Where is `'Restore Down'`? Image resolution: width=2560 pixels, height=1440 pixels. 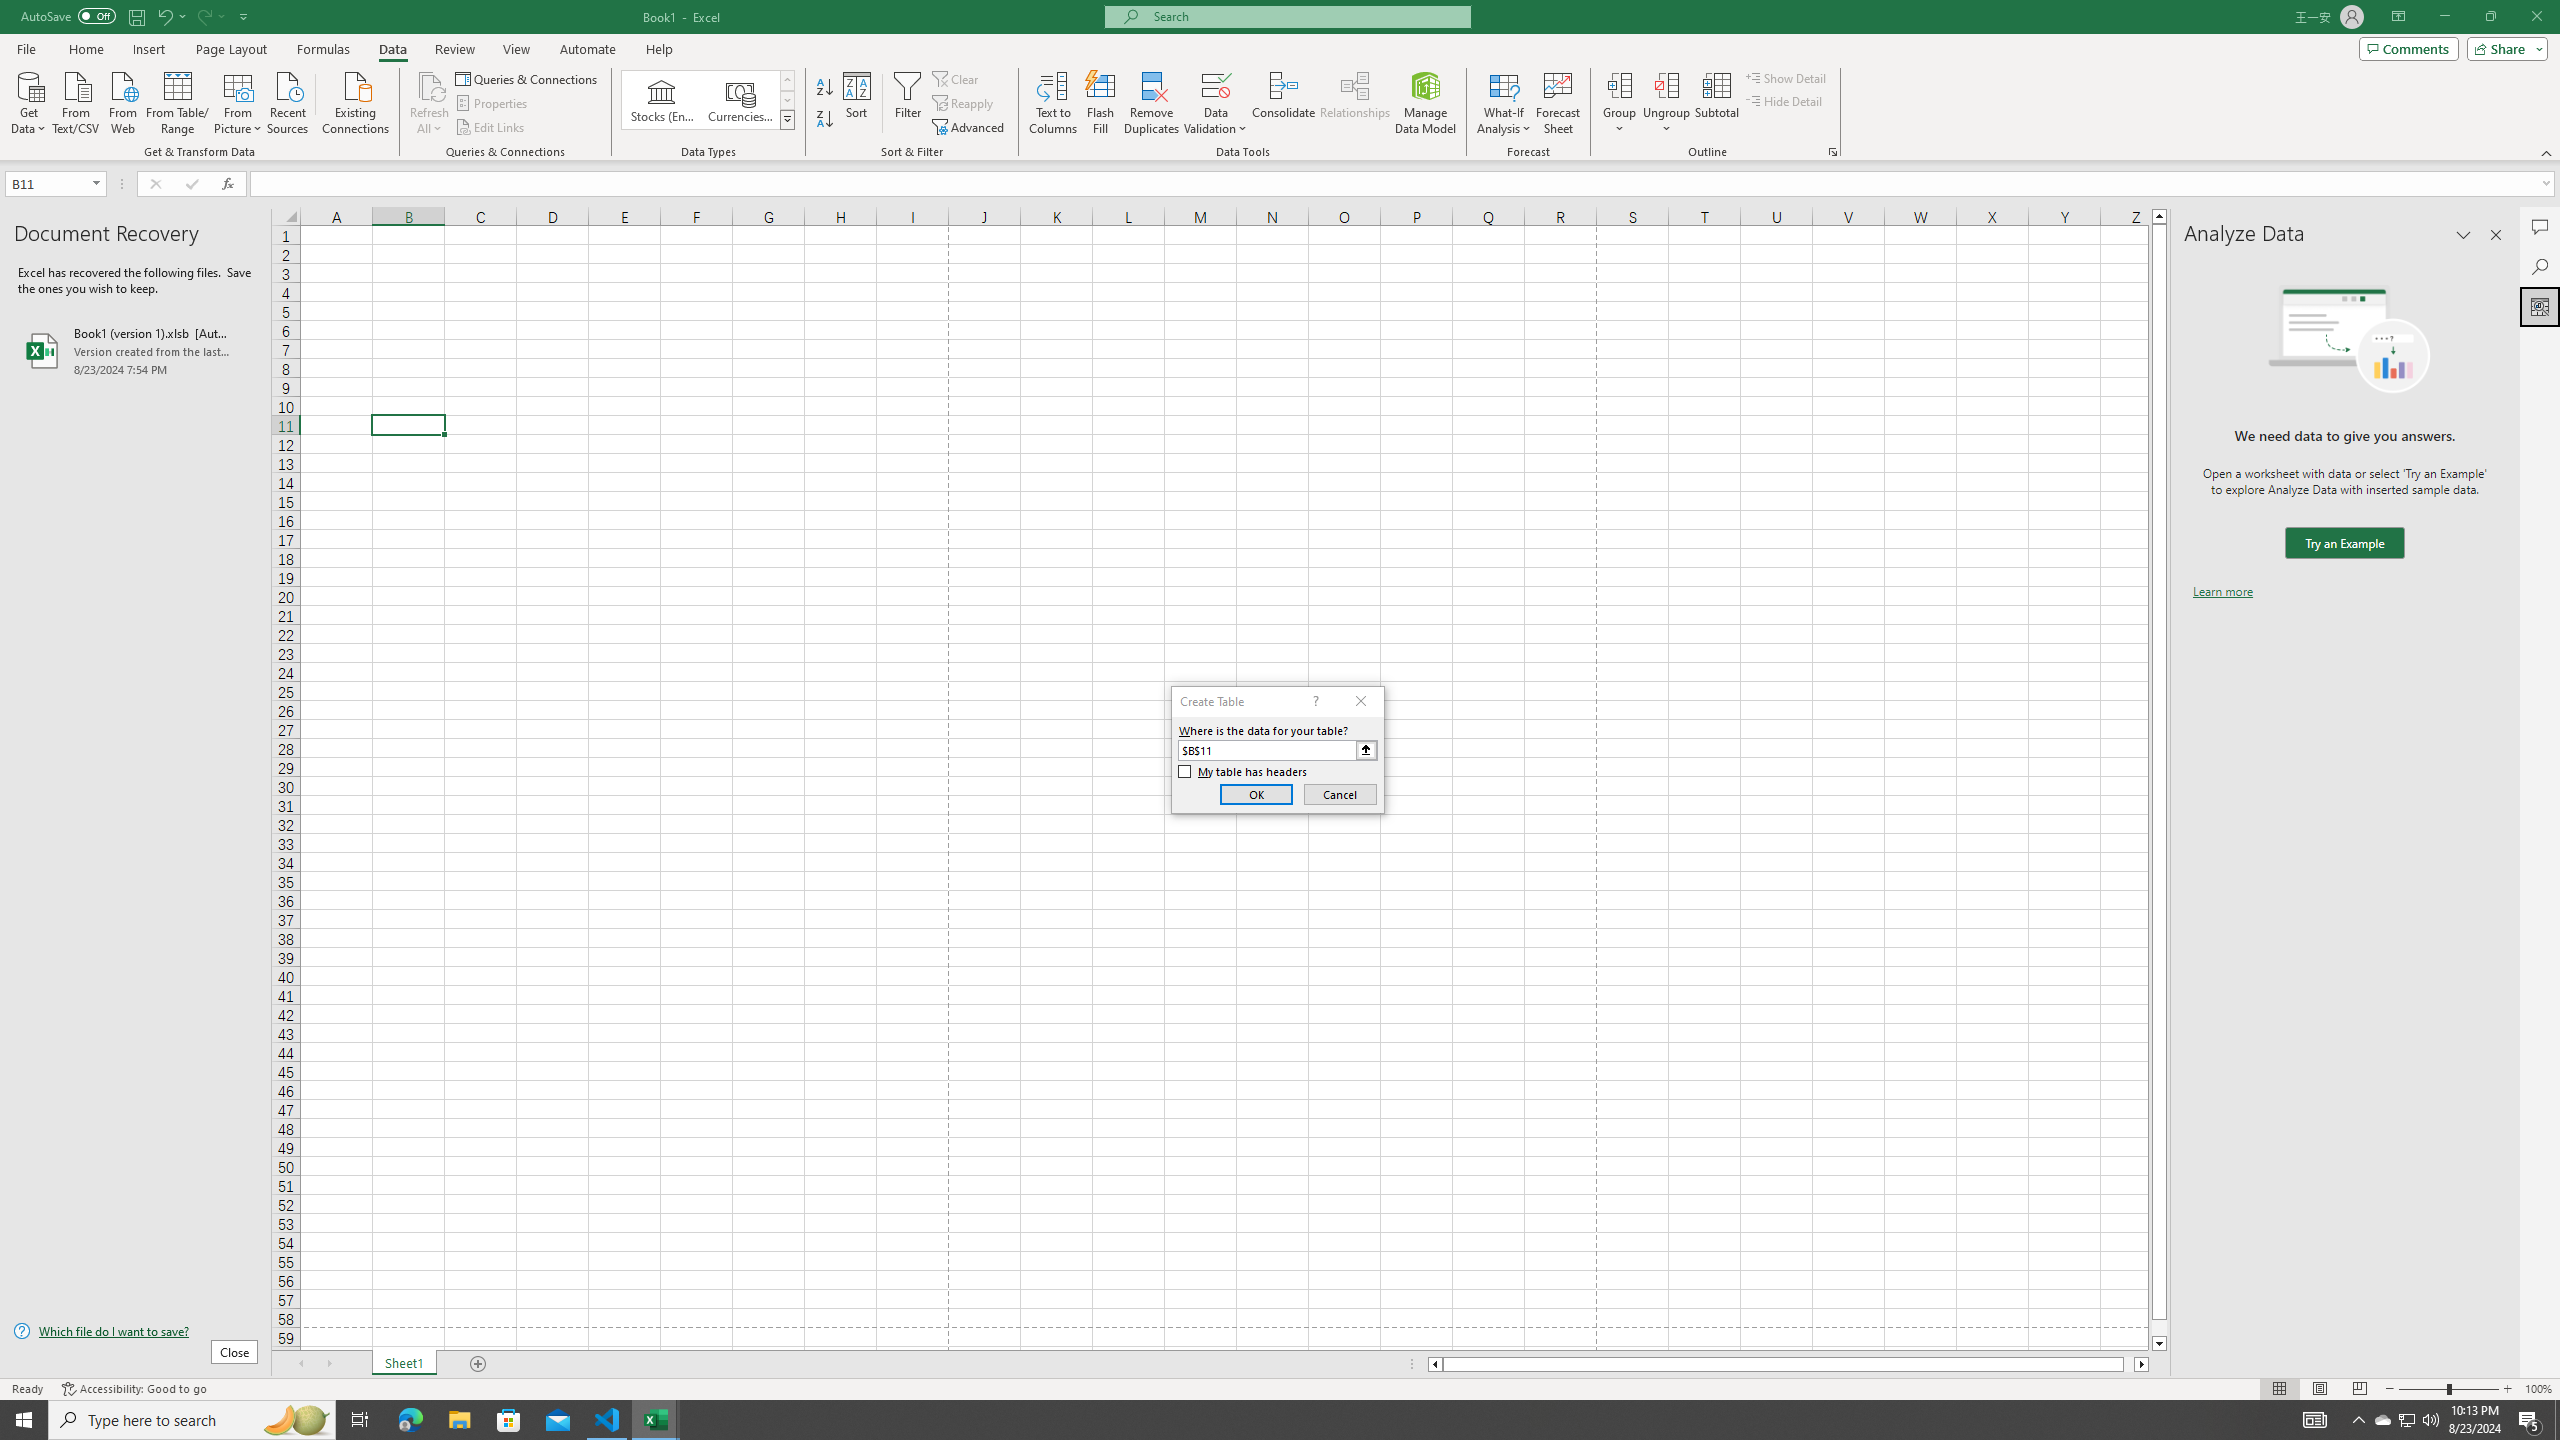
'Restore Down' is located at coordinates (2490, 16).